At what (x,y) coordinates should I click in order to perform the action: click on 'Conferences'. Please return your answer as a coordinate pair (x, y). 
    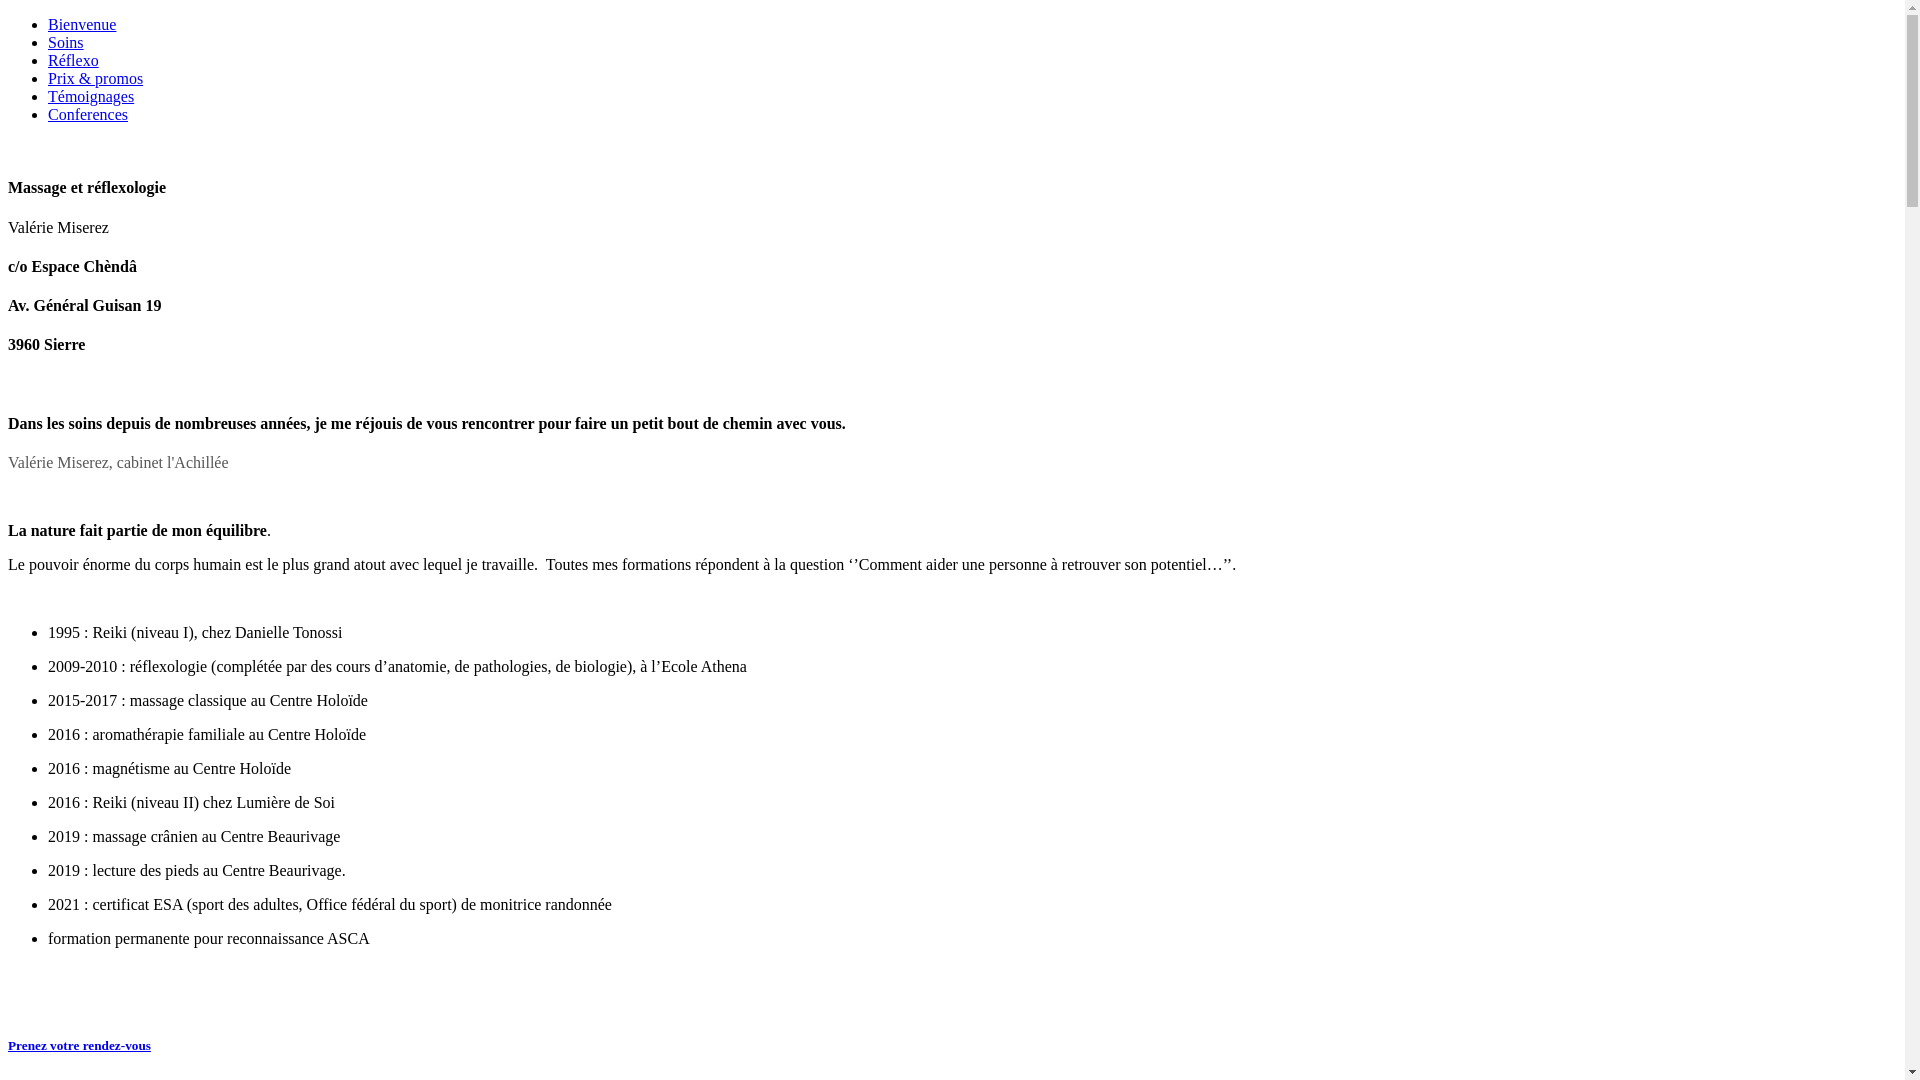
    Looking at the image, I should click on (86, 114).